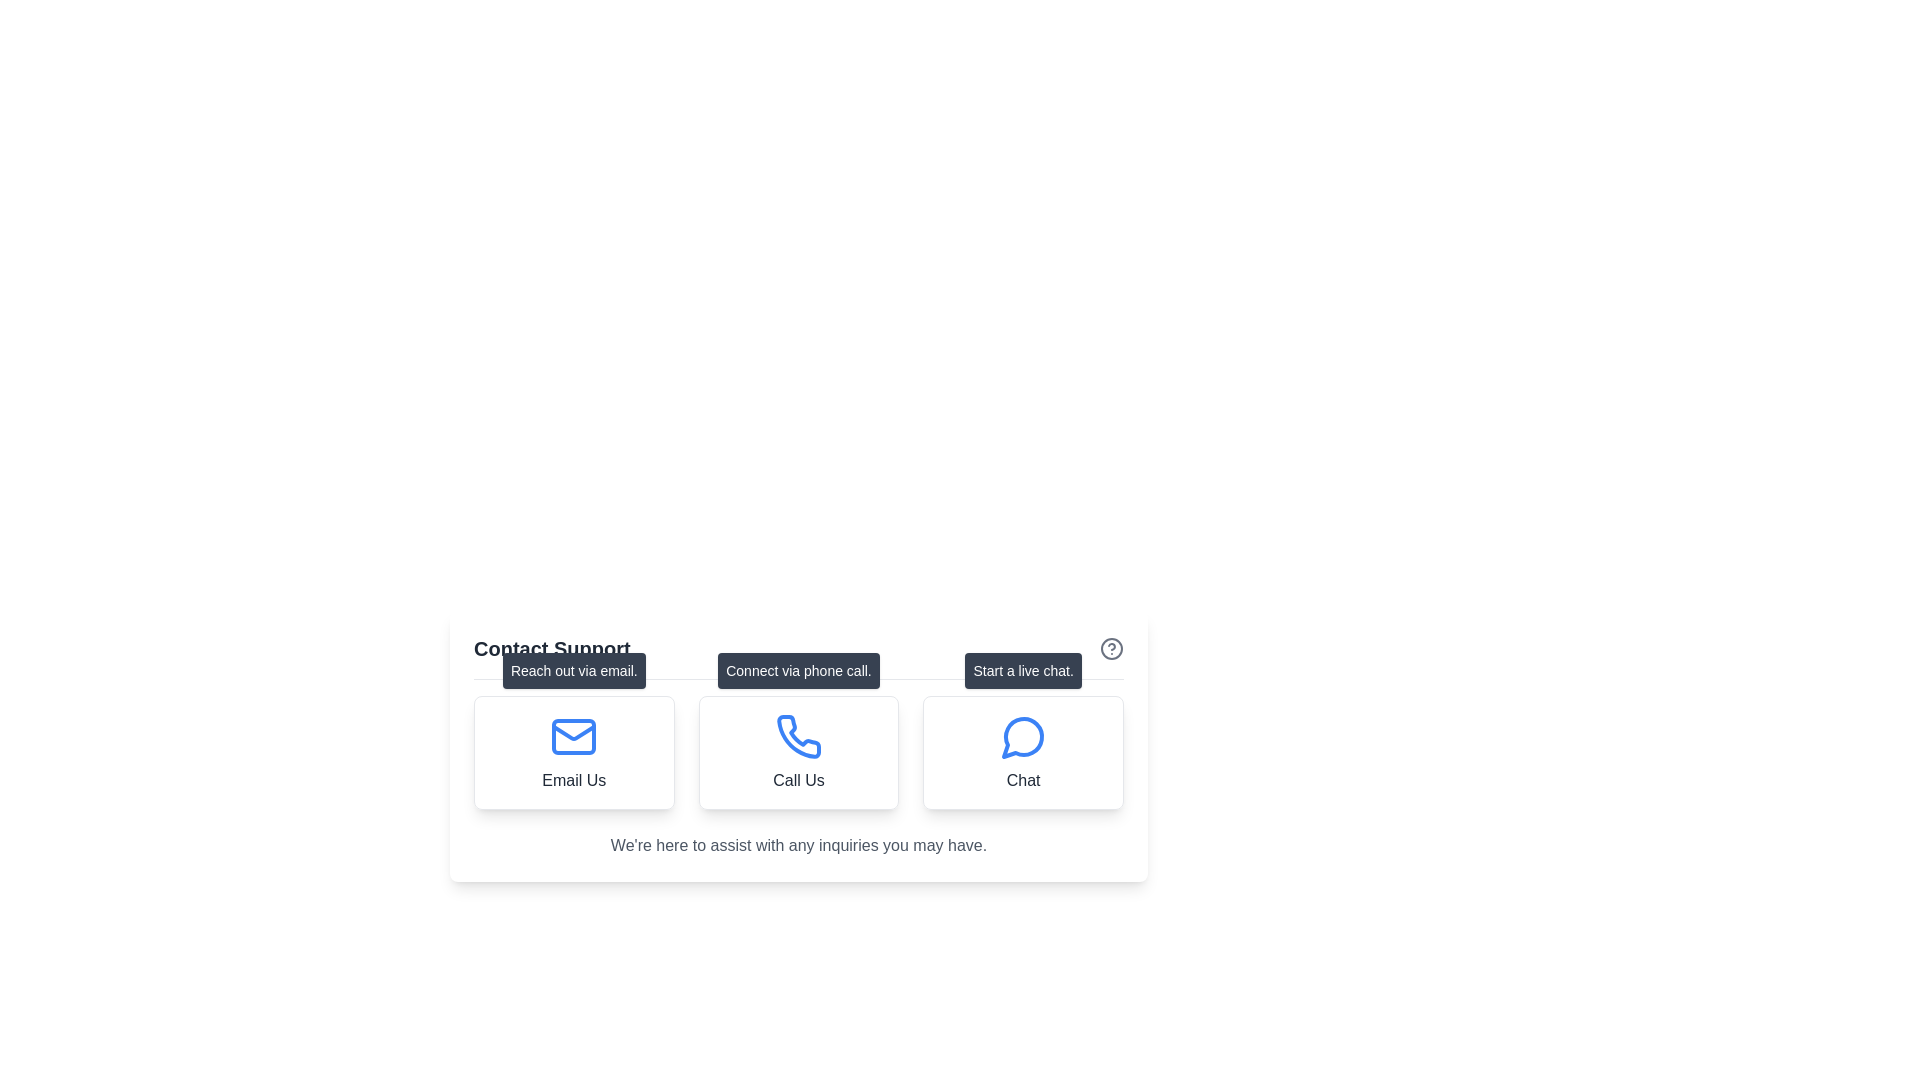 This screenshot has height=1080, width=1920. What do you see at coordinates (797, 745) in the screenshot?
I see `the support call button located in the central column of the three-column layout to initiate a phone call for support inquiries` at bounding box center [797, 745].